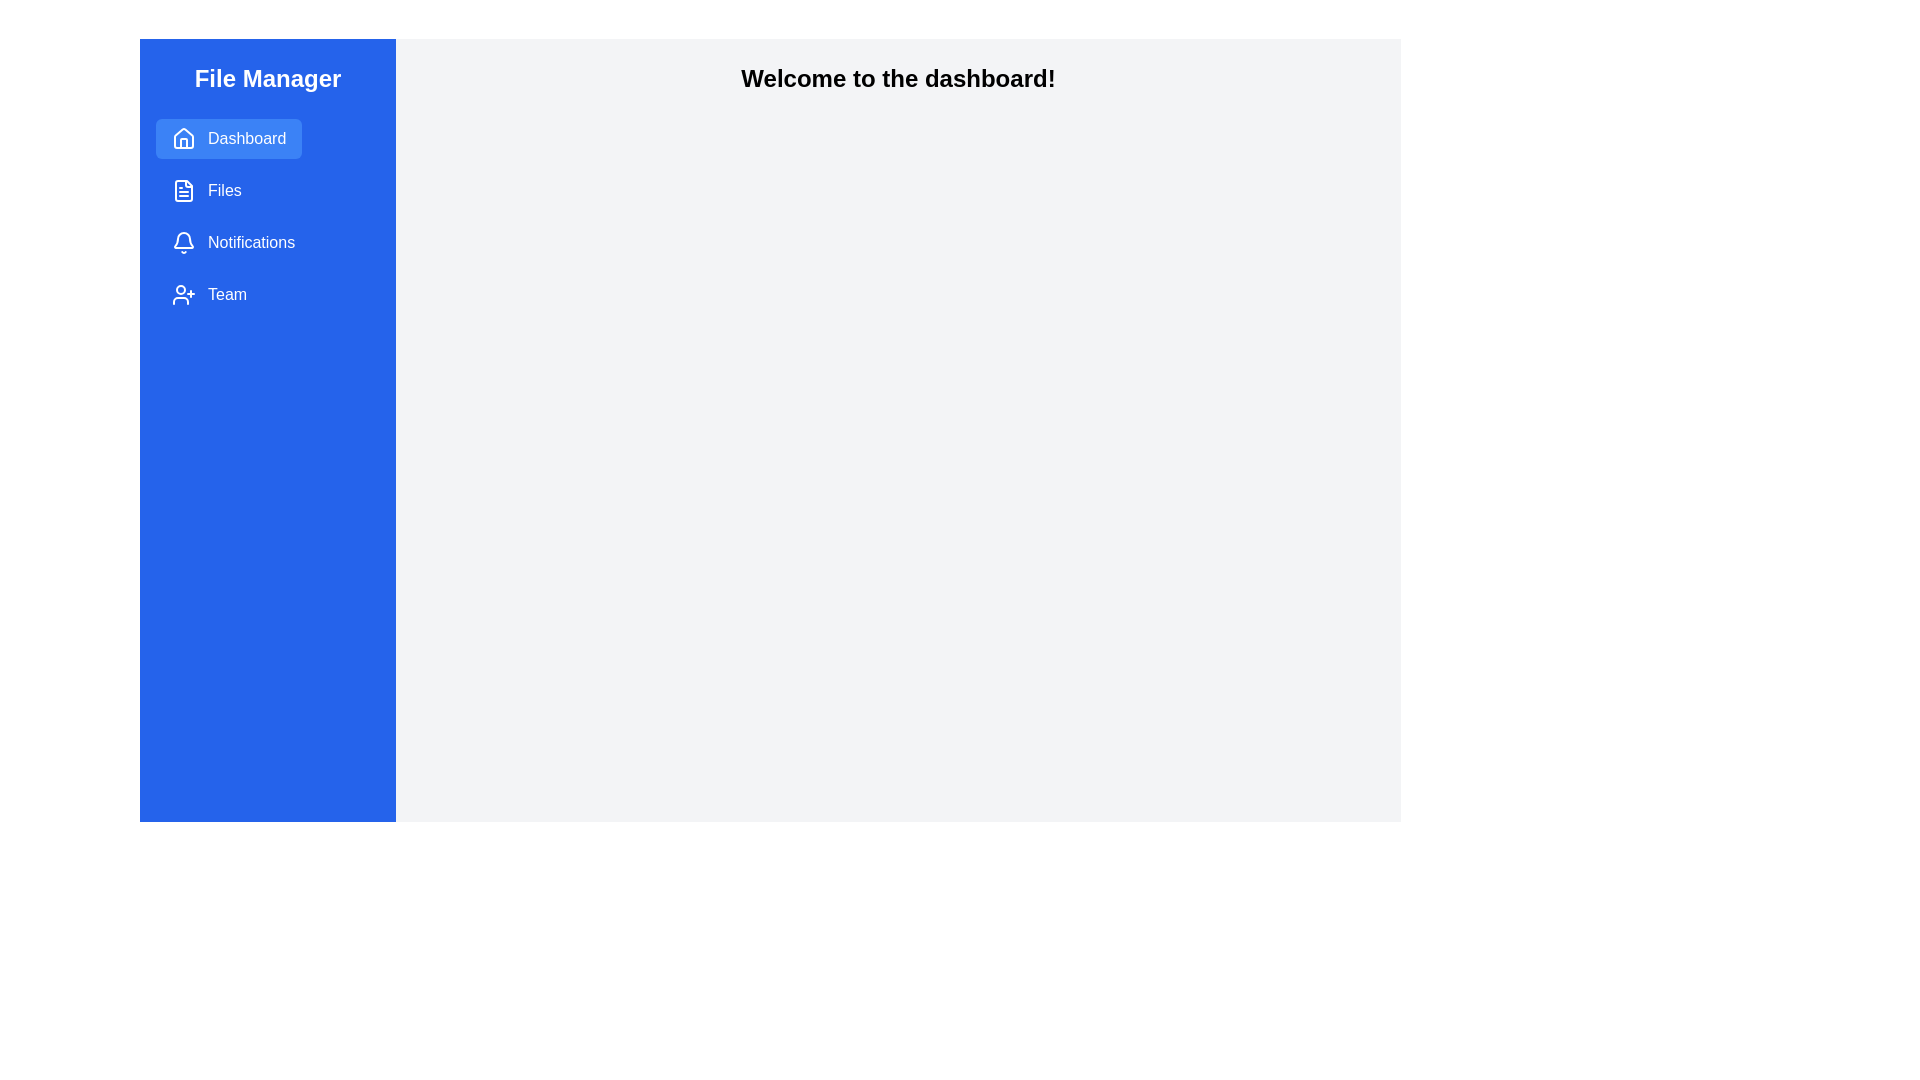 The height and width of the screenshot is (1080, 1920). I want to click on the 'Files' button located in the navigation bar, which is the second item in the vertical list after 'Dashboard' and above 'Notifications', so click(206, 191).